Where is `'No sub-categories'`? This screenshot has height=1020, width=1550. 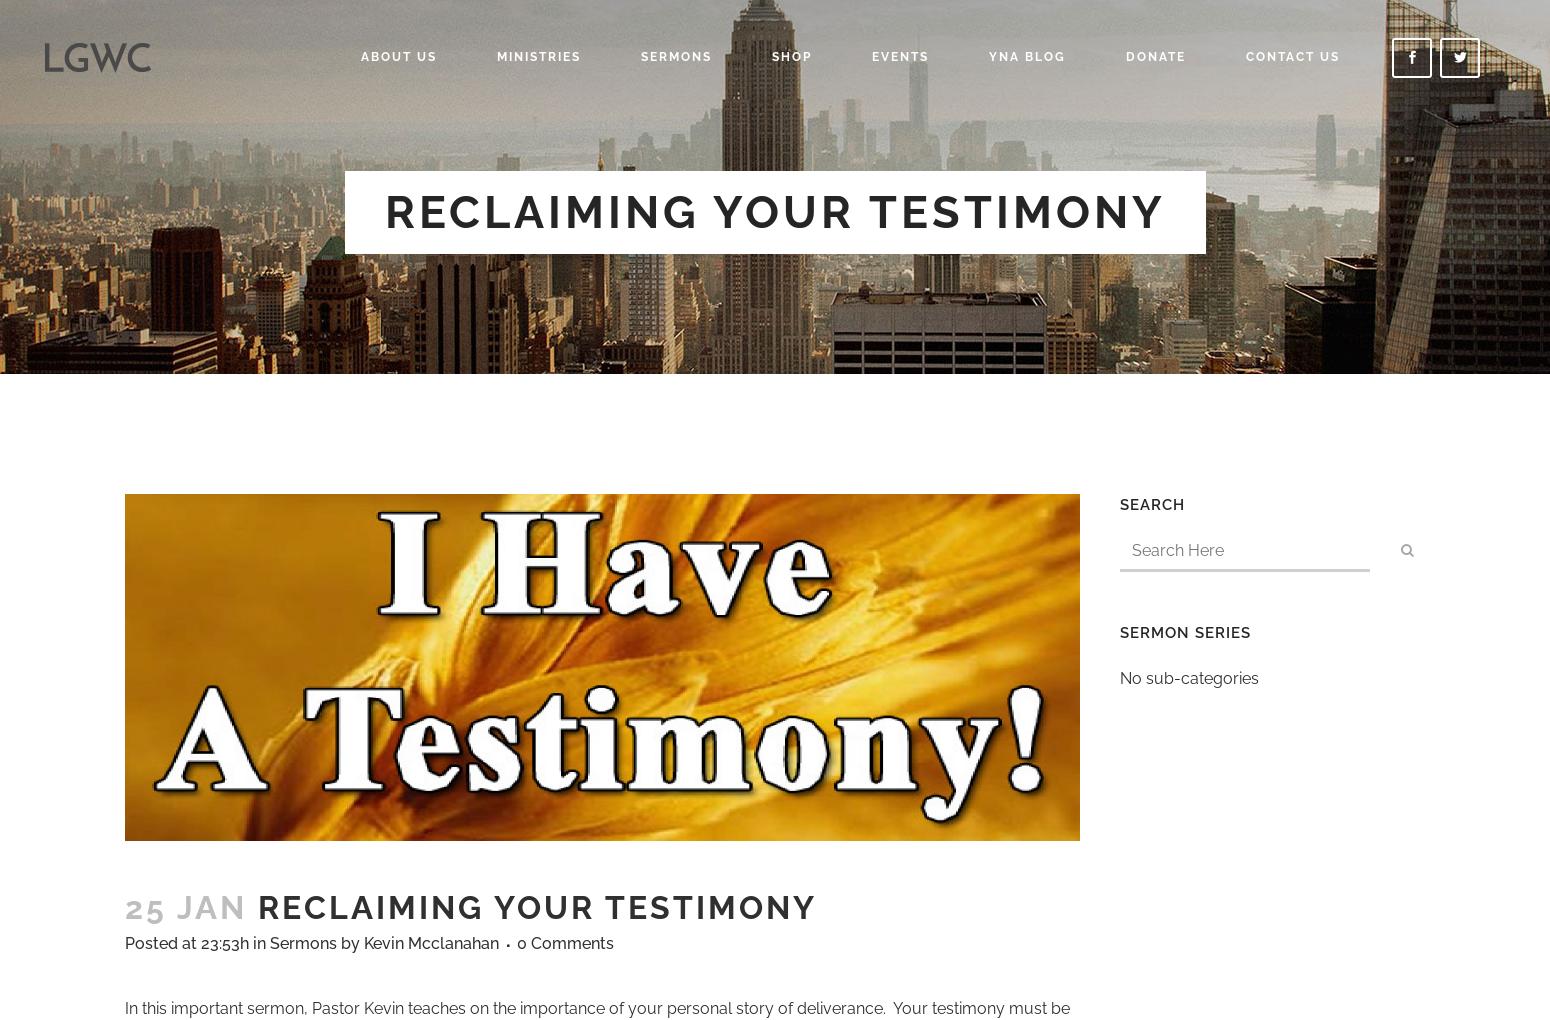 'No sub-categories' is located at coordinates (1189, 678).